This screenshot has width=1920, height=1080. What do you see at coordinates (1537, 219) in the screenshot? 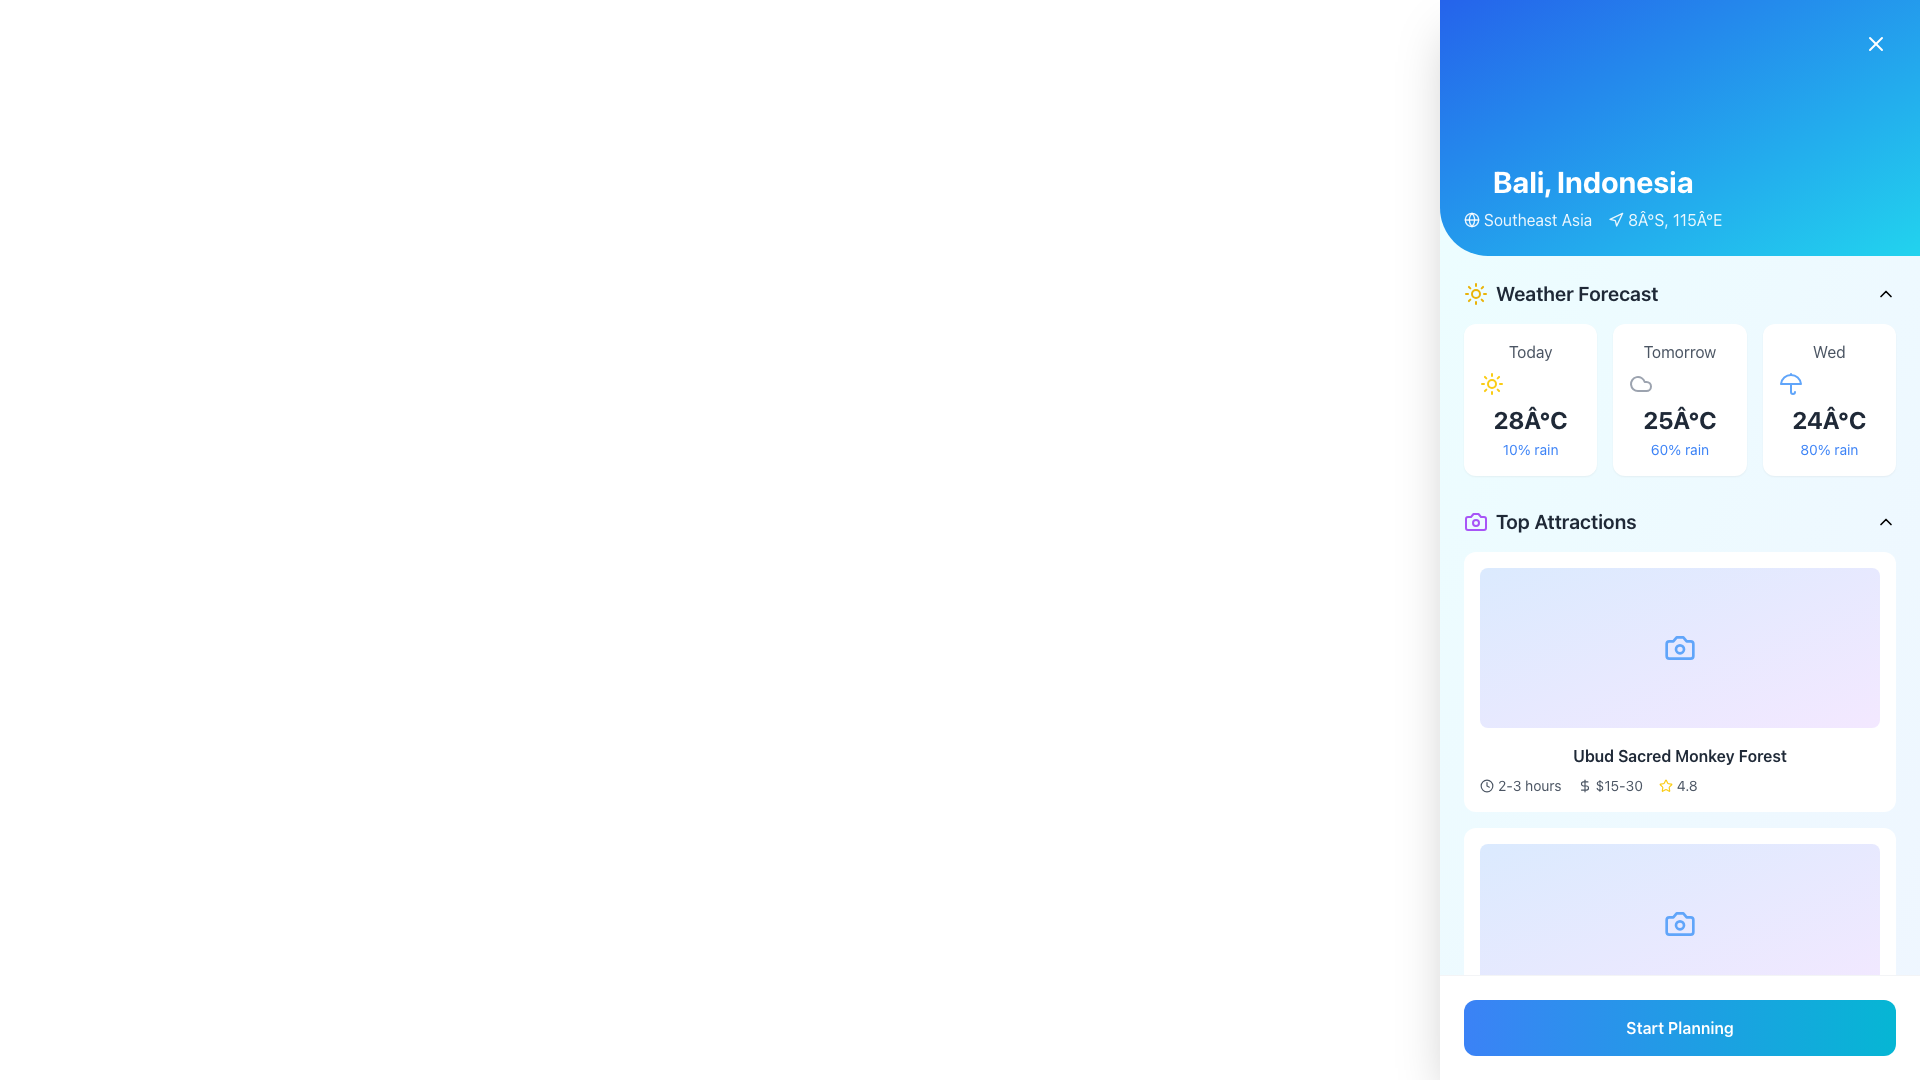
I see `the text label displaying the geographical region 'Bali, Indonesia', which is positioned directly beneath the location header and aligns horizontally beside a globe icon` at bounding box center [1537, 219].